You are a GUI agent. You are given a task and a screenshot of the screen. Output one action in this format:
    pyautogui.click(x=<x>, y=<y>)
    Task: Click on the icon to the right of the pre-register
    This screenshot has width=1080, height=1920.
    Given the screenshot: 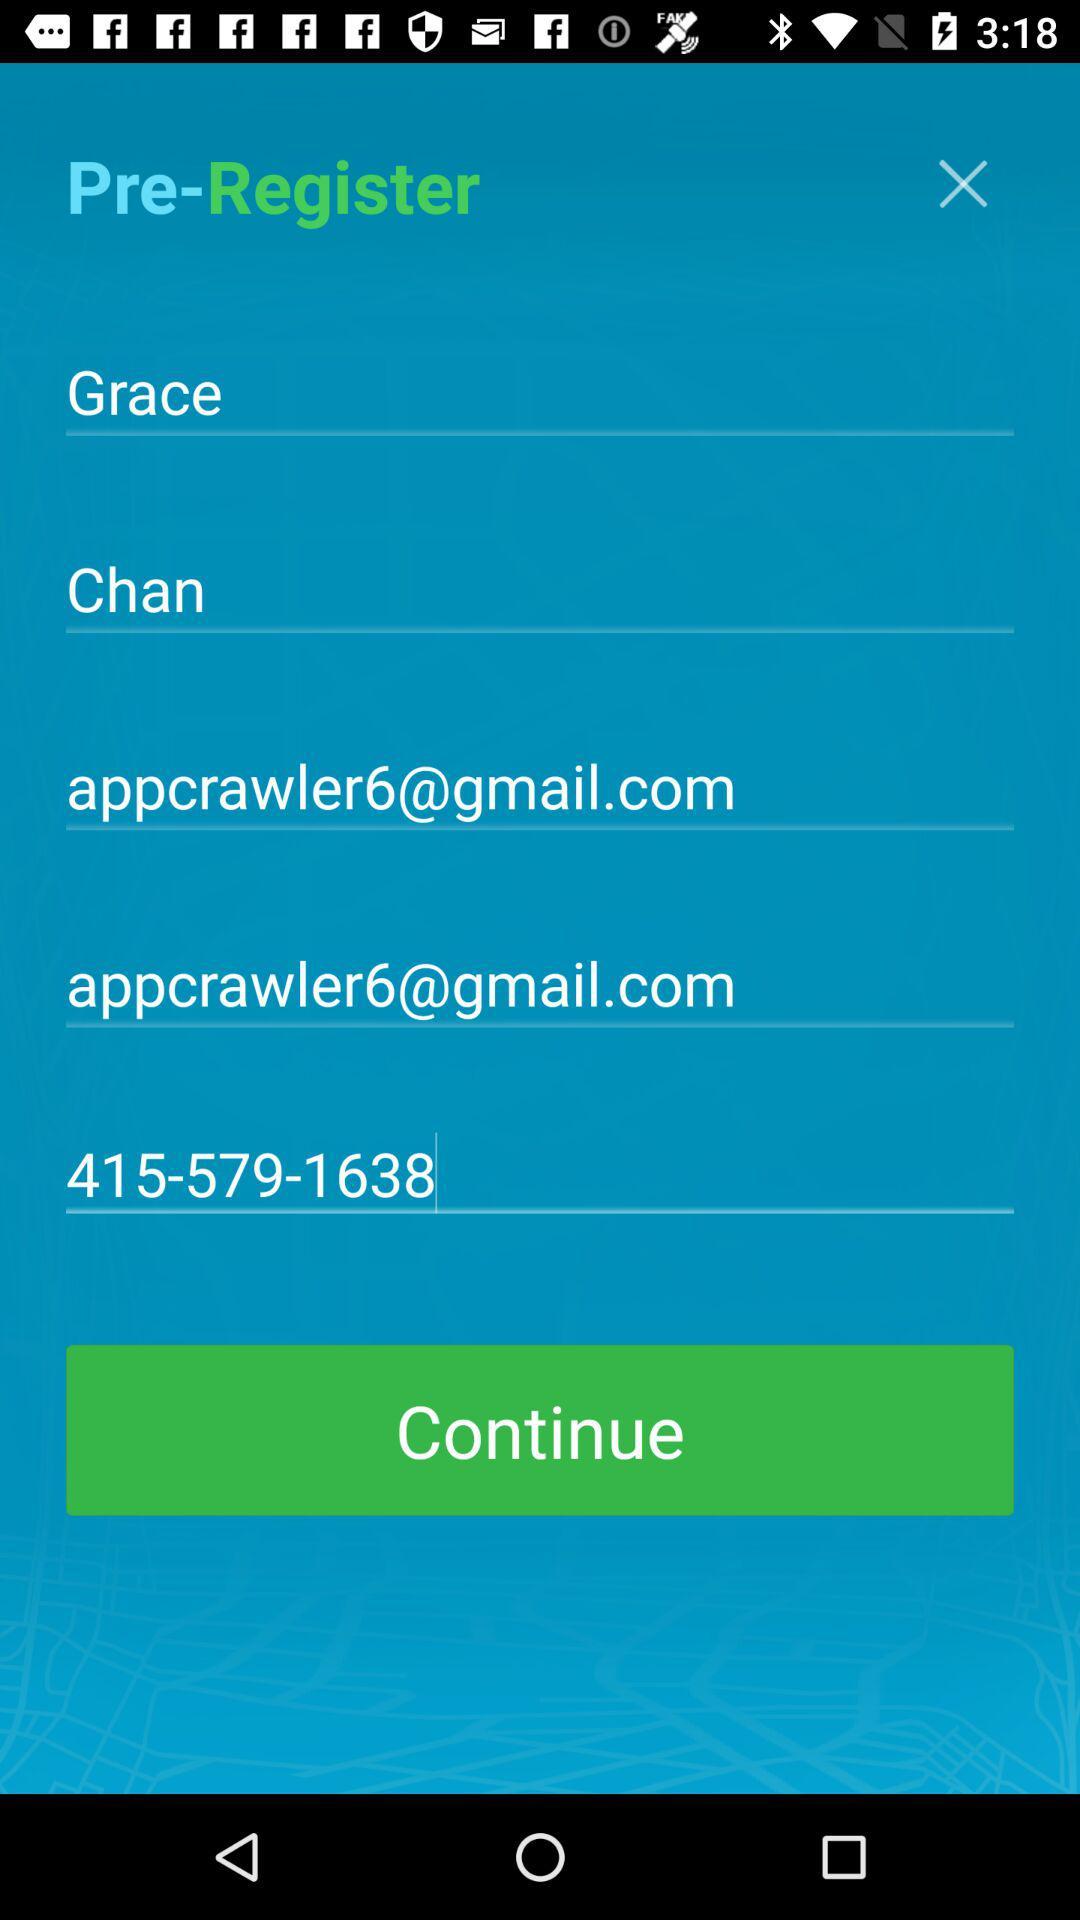 What is the action you would take?
    pyautogui.click(x=962, y=183)
    